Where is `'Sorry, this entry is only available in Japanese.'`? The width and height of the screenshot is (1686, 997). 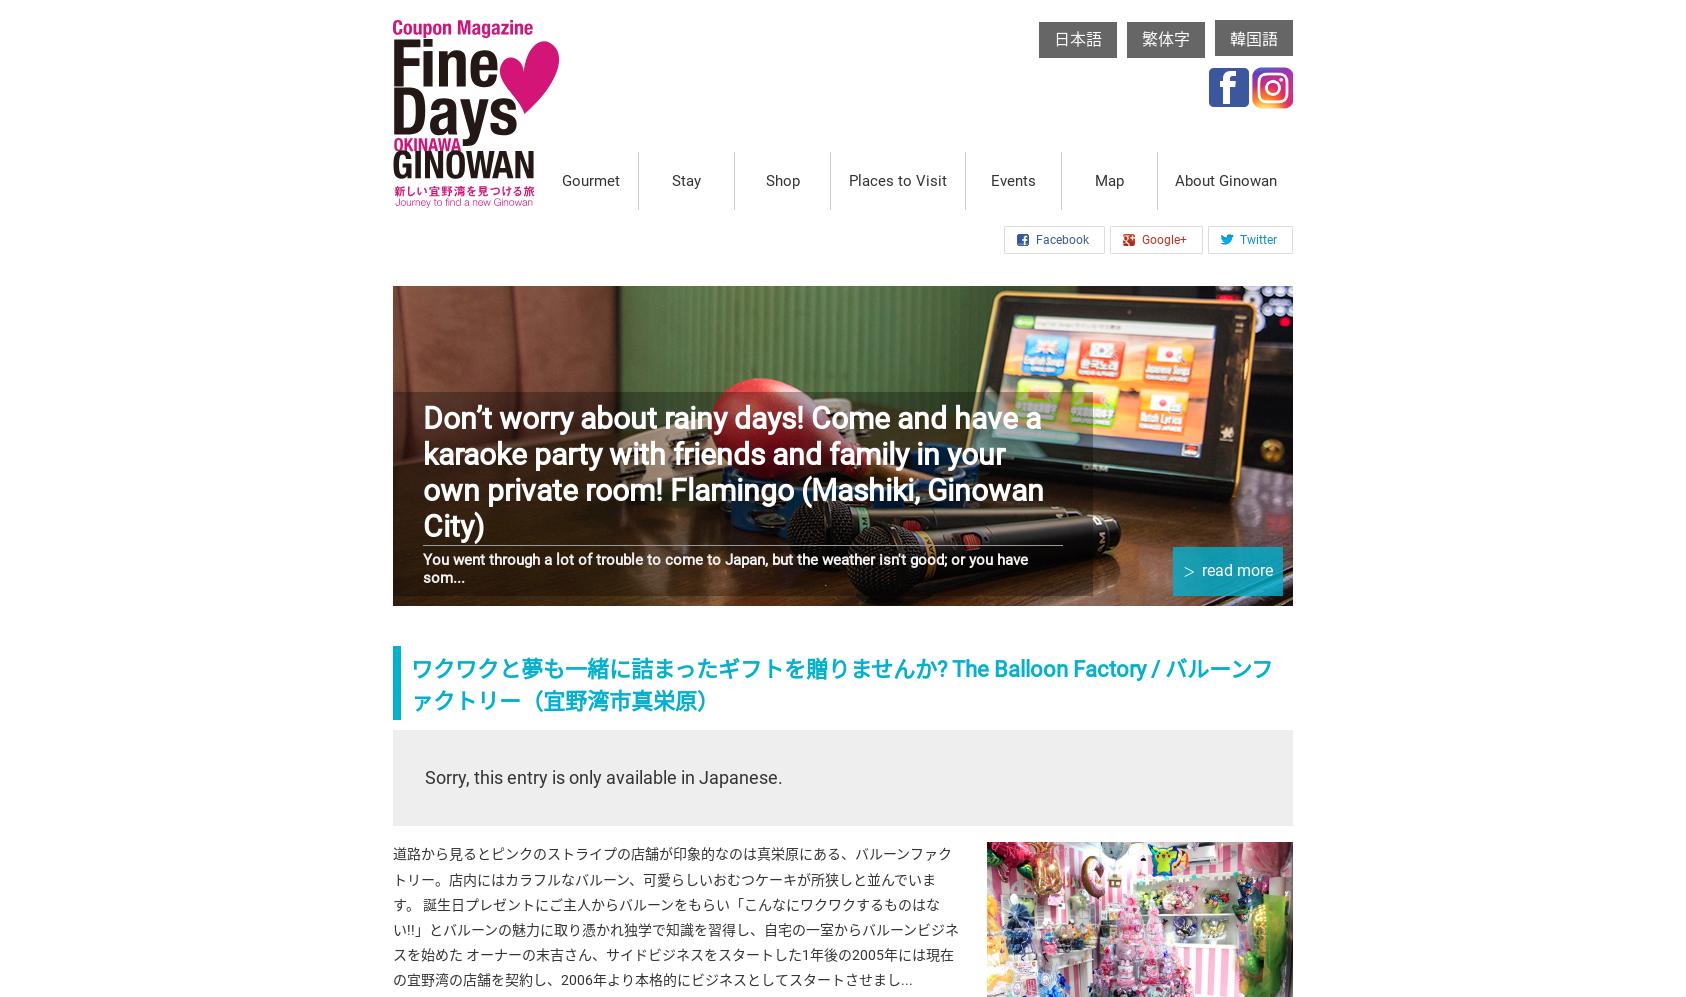
'Sorry, this entry is only available in Japanese.' is located at coordinates (602, 776).